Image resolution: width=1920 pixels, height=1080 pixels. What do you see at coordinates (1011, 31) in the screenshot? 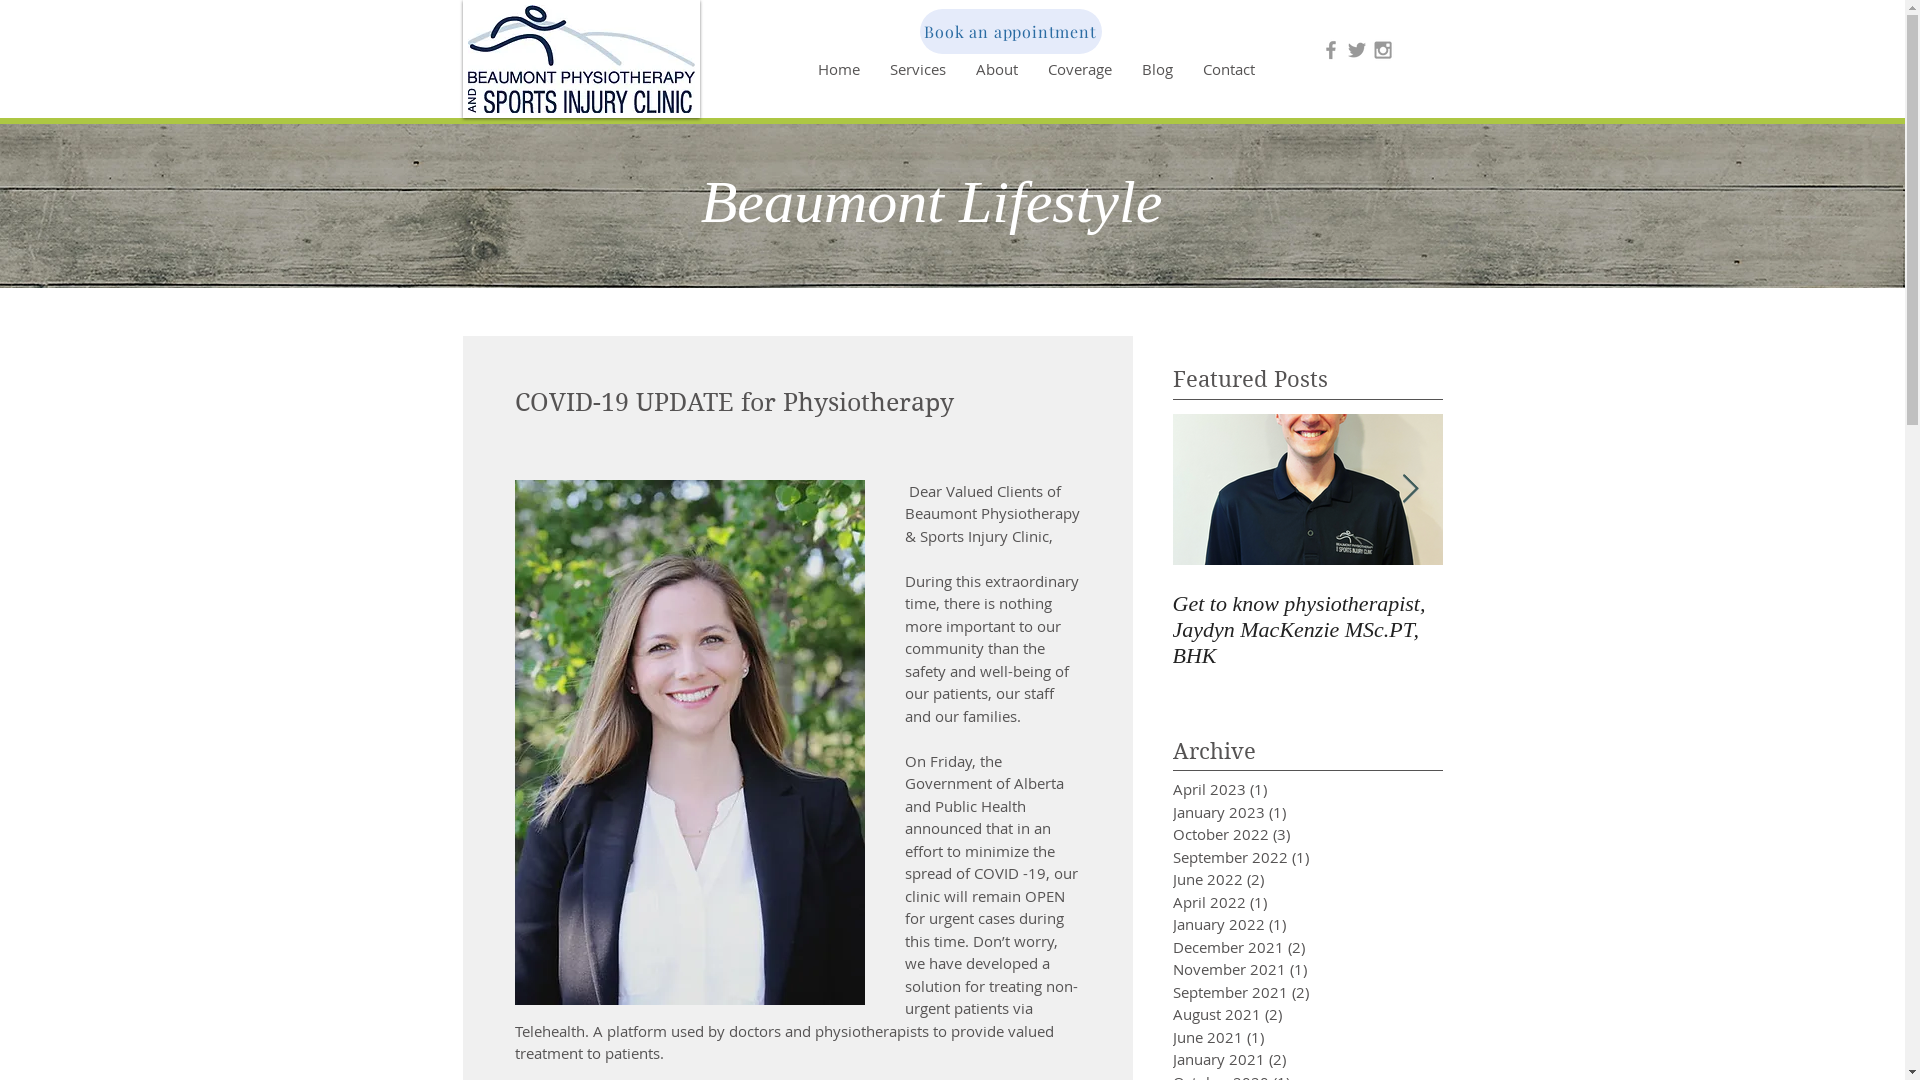
I see `'Book an appointment'` at bounding box center [1011, 31].